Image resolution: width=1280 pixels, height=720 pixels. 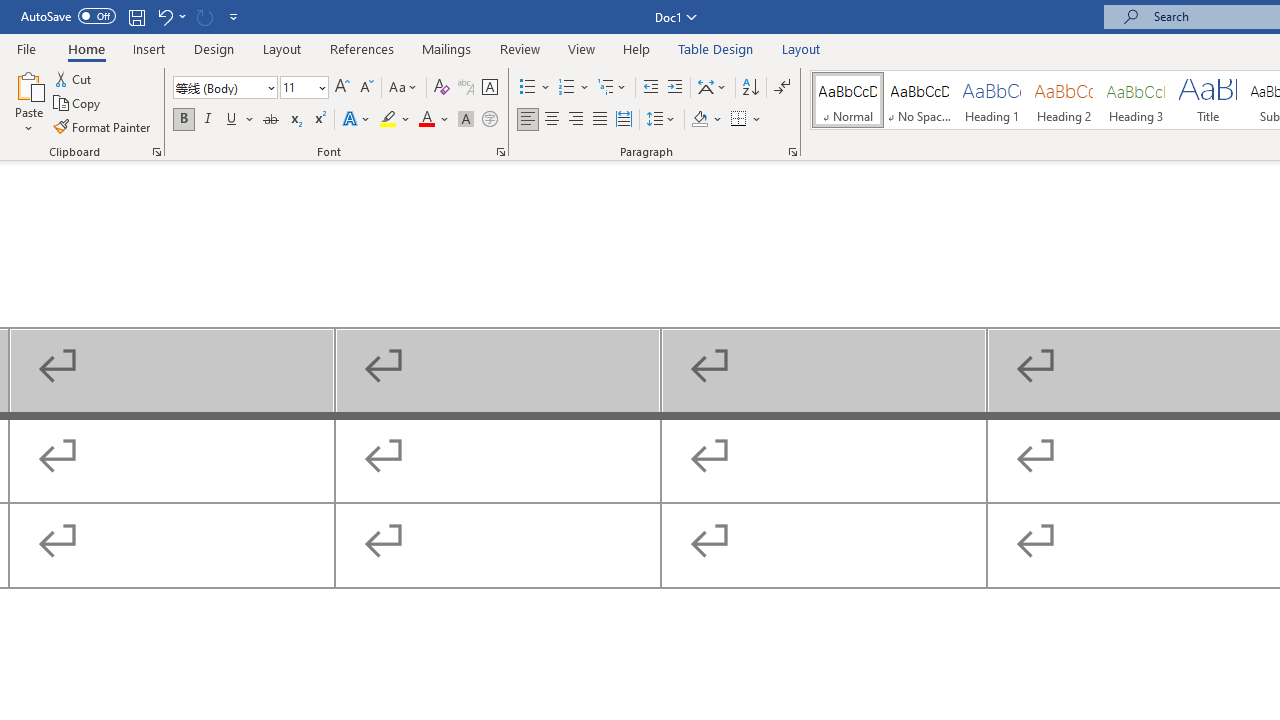 I want to click on 'Title', so click(x=1207, y=100).